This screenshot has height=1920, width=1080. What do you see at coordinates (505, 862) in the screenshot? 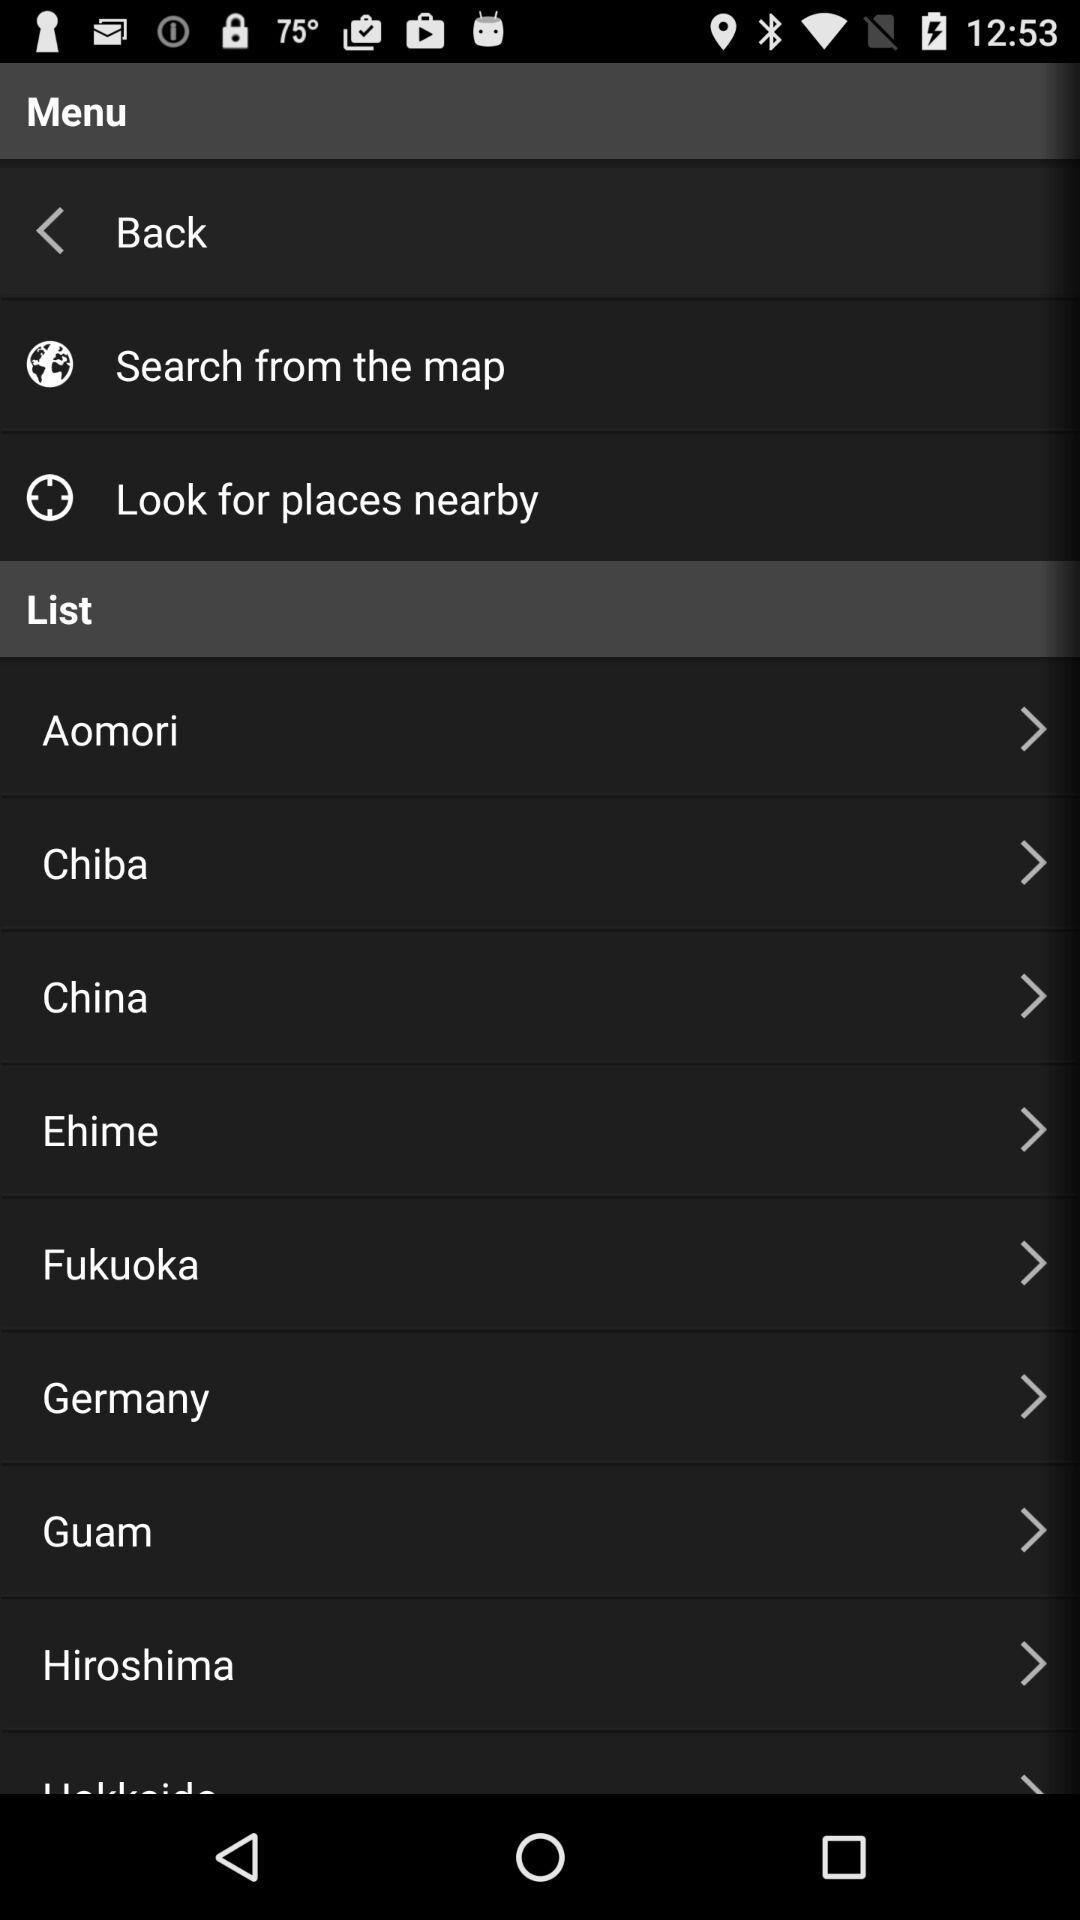
I see `item above the china item` at bounding box center [505, 862].